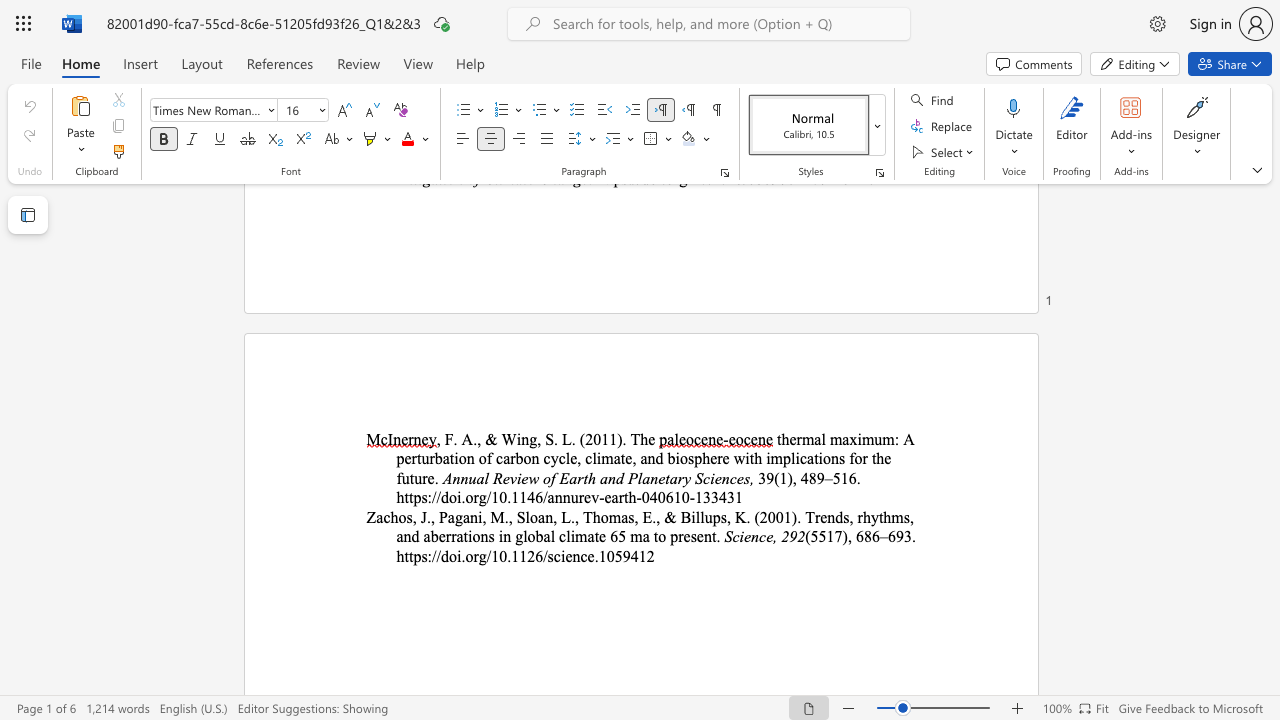 This screenshot has width=1280, height=720. I want to click on the subset text ". Trends," within the text "Zachos, J., Pagani, M., Sloan, L., Thomas, E., & Billups, K. (2001). Trends, rhythms,", so click(796, 516).